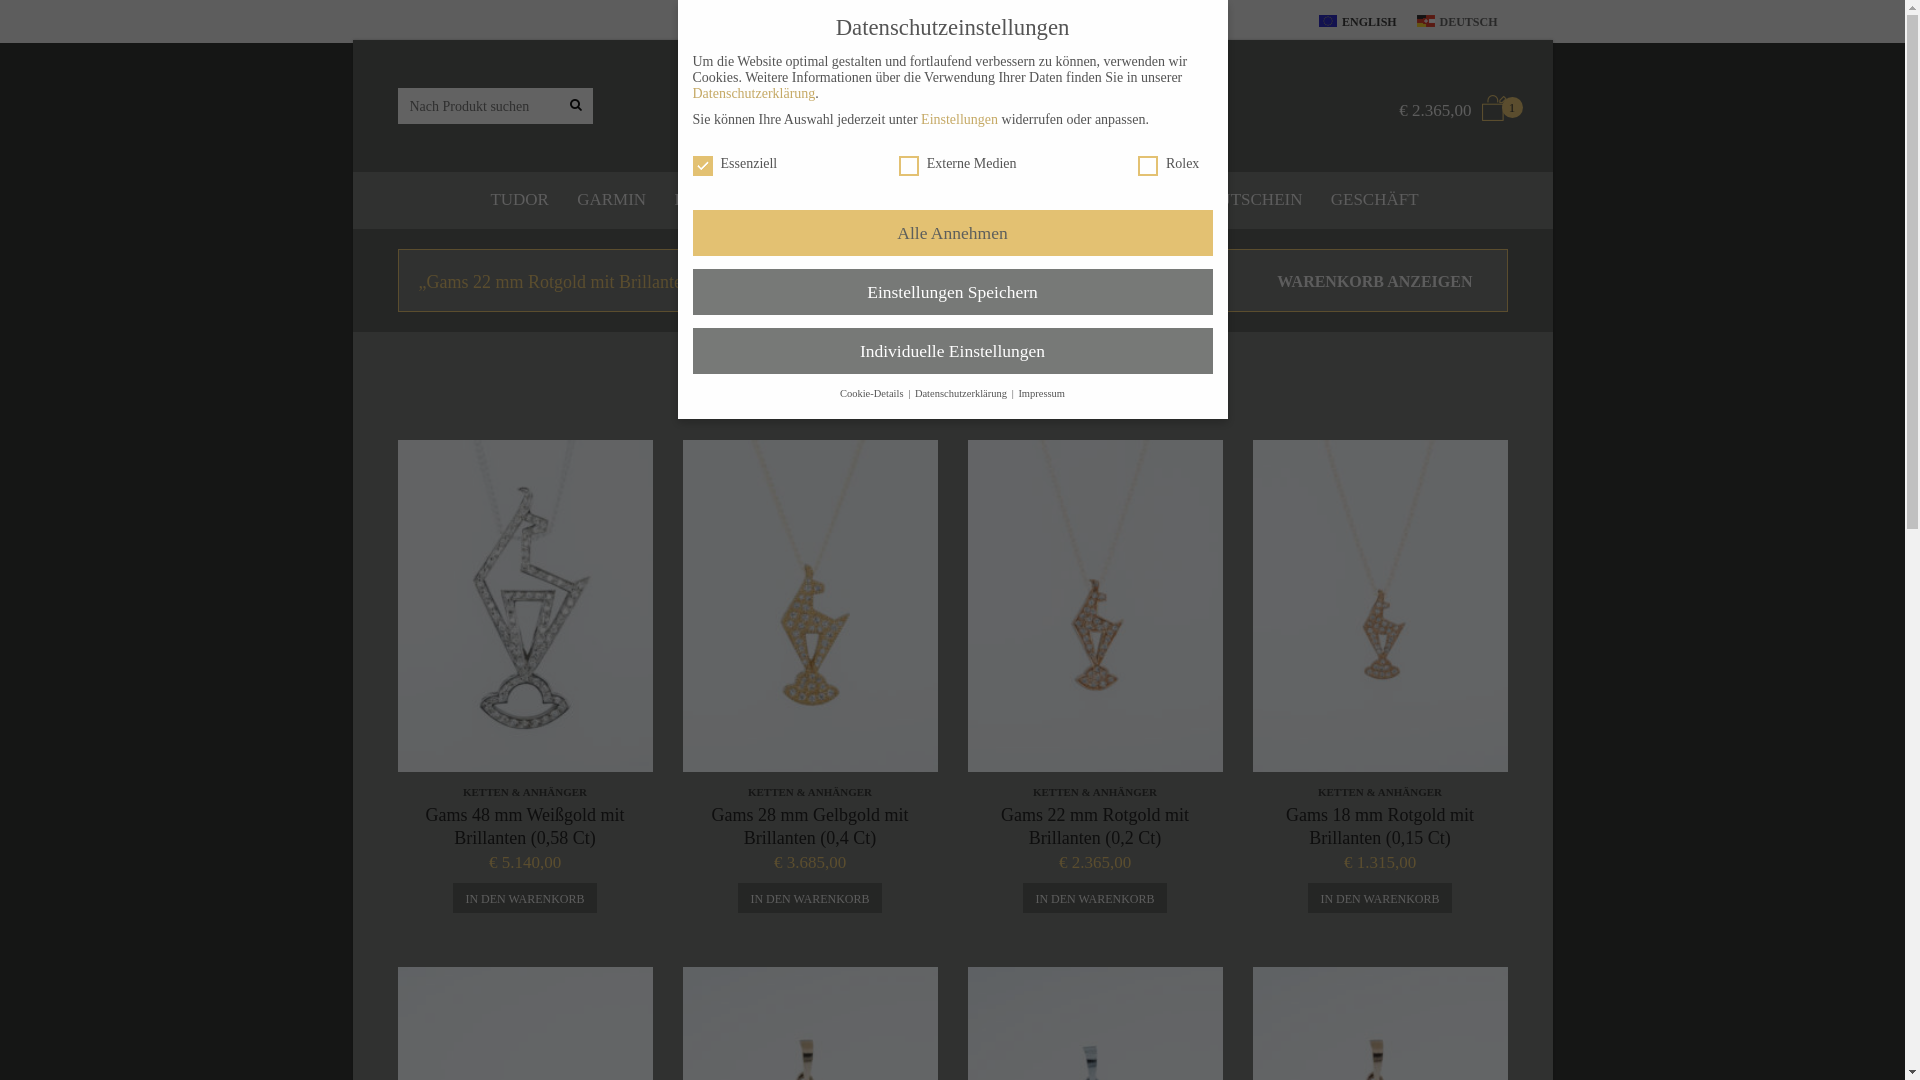 The width and height of the screenshot is (1920, 1080). Describe the element at coordinates (1457, 21) in the screenshot. I see `'DEUTSCH'` at that location.